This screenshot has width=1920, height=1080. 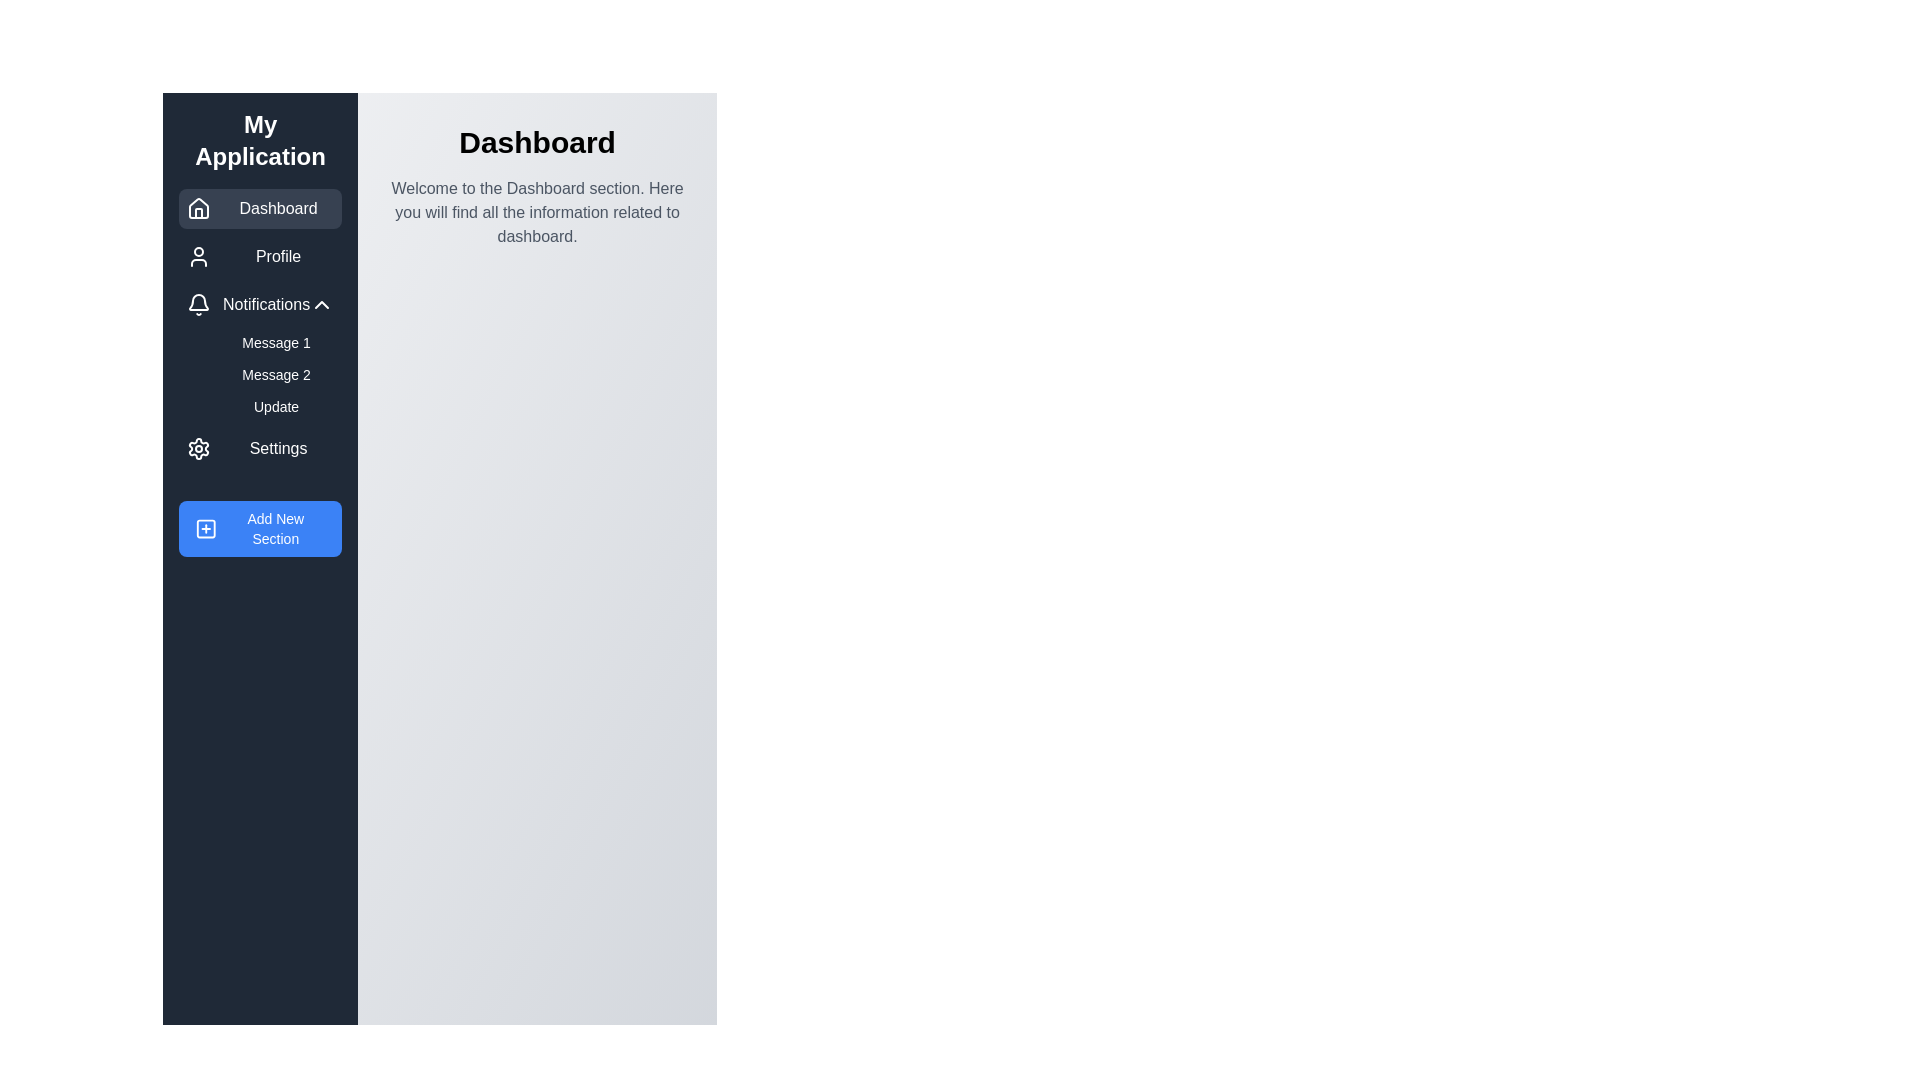 What do you see at coordinates (265, 304) in the screenshot?
I see `the 'Notifications' text label in the dark-themed sidebar, which is the third option in the vertical navigation menu, situated next to a bell icon on the left and a chevron icon on the right` at bounding box center [265, 304].